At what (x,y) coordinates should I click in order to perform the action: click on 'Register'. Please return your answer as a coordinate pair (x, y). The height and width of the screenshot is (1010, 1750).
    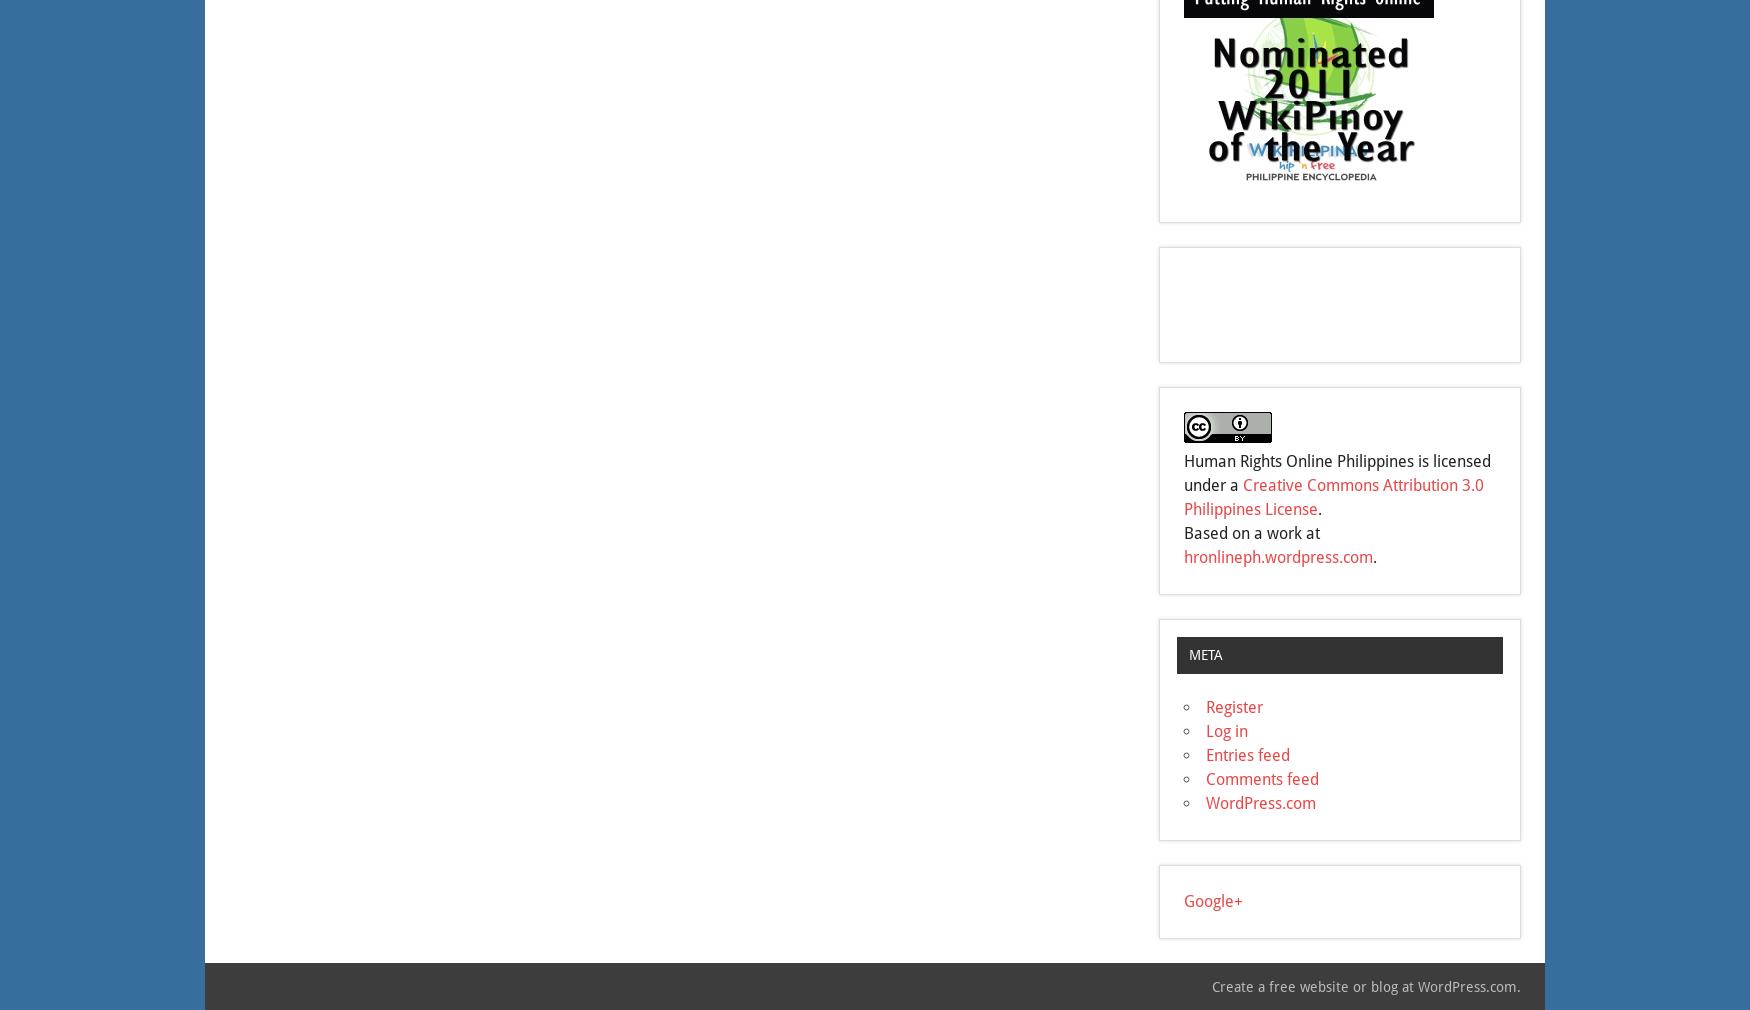
    Looking at the image, I should click on (1234, 705).